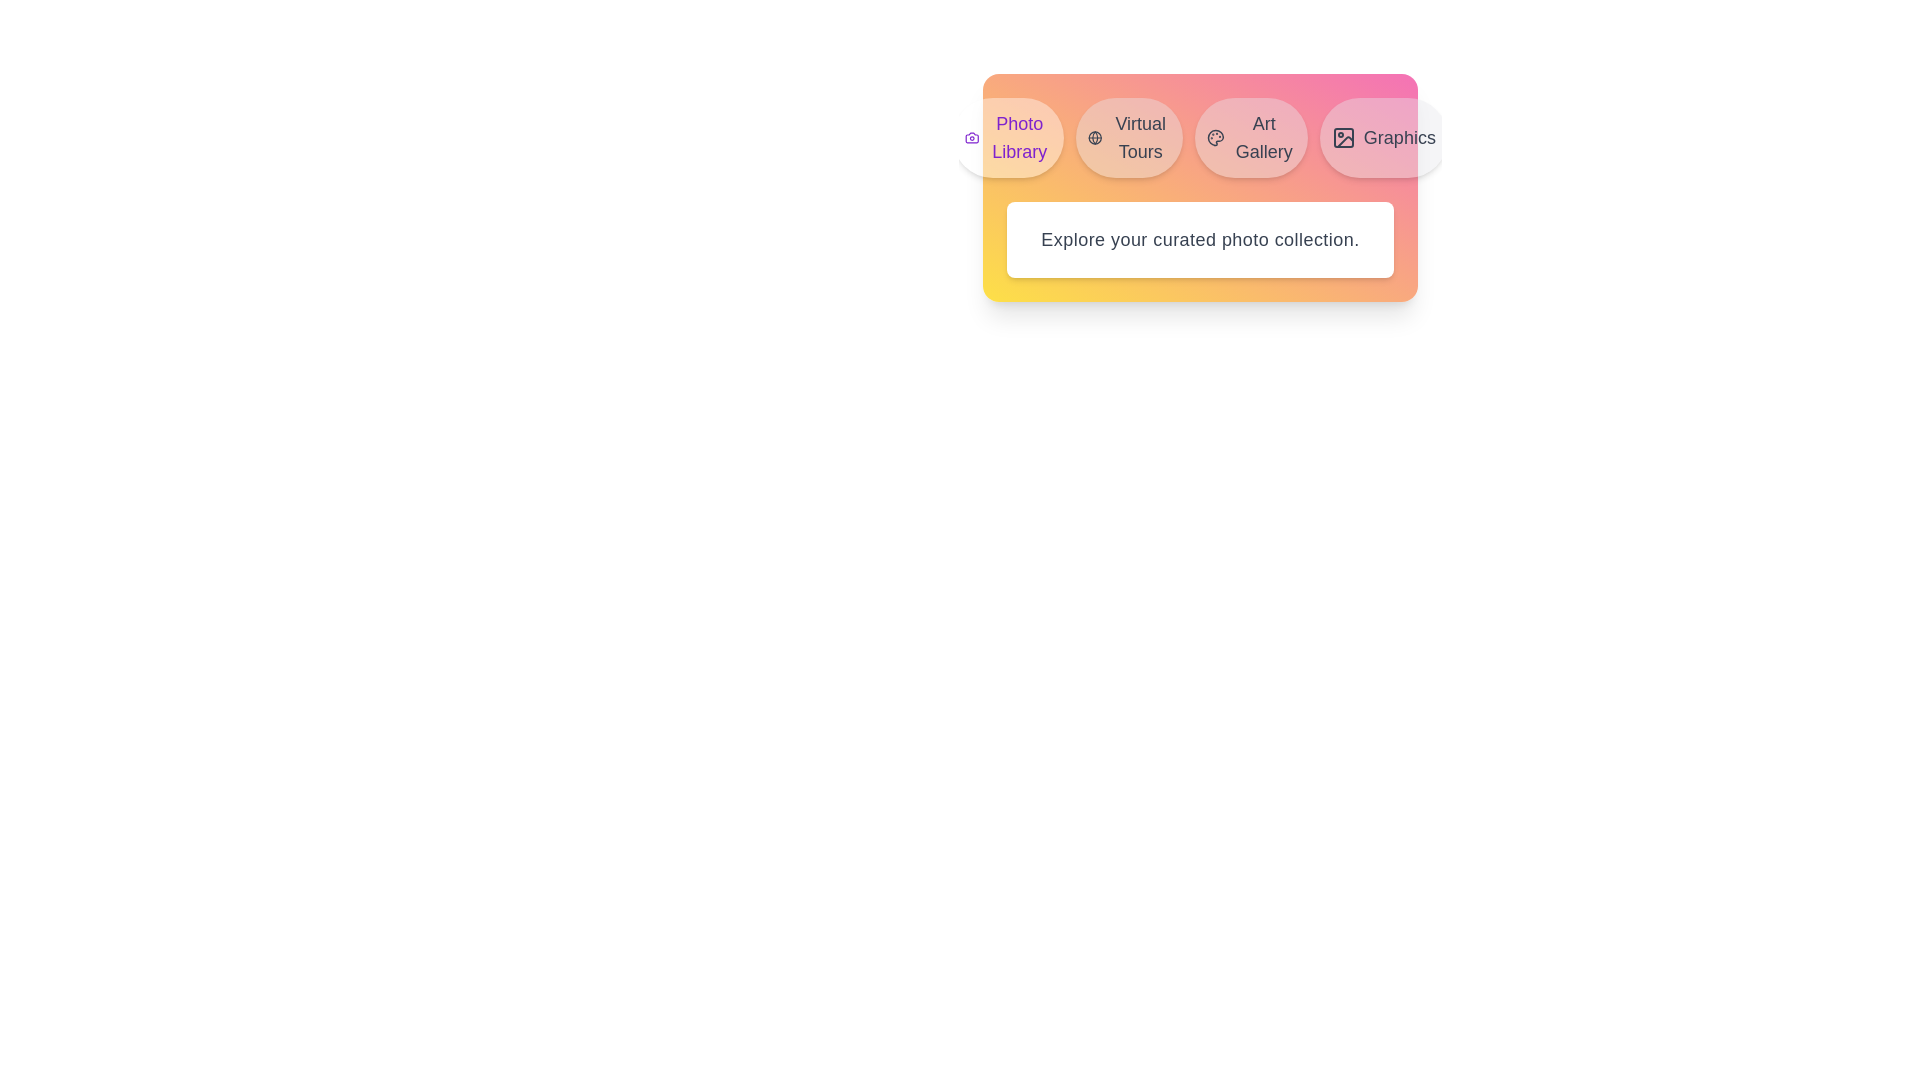 The height and width of the screenshot is (1080, 1920). What do you see at coordinates (1250, 137) in the screenshot?
I see `the tab labeled 'Art Gallery' to preview its effect` at bounding box center [1250, 137].